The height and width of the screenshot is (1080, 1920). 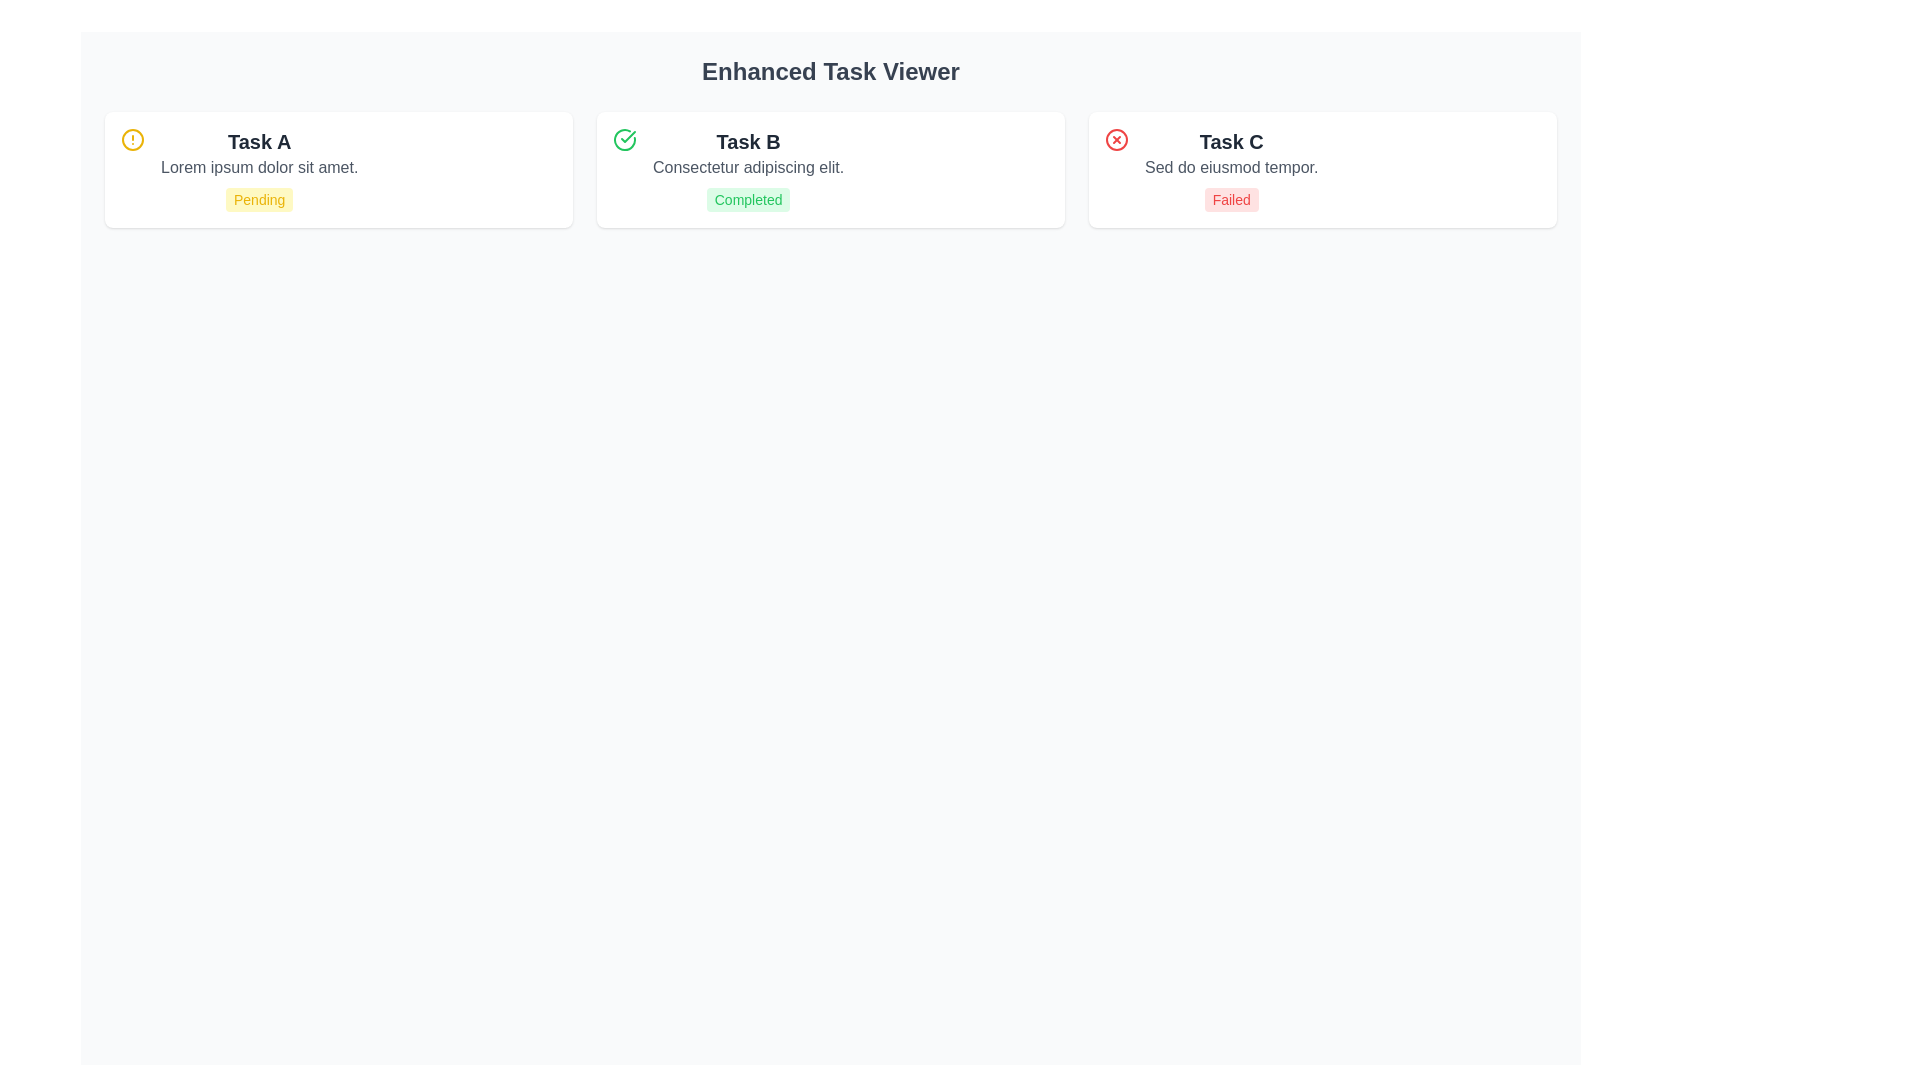 I want to click on the Text Header at the top of the page, which serves as the title of the interface, so click(x=830, y=71).